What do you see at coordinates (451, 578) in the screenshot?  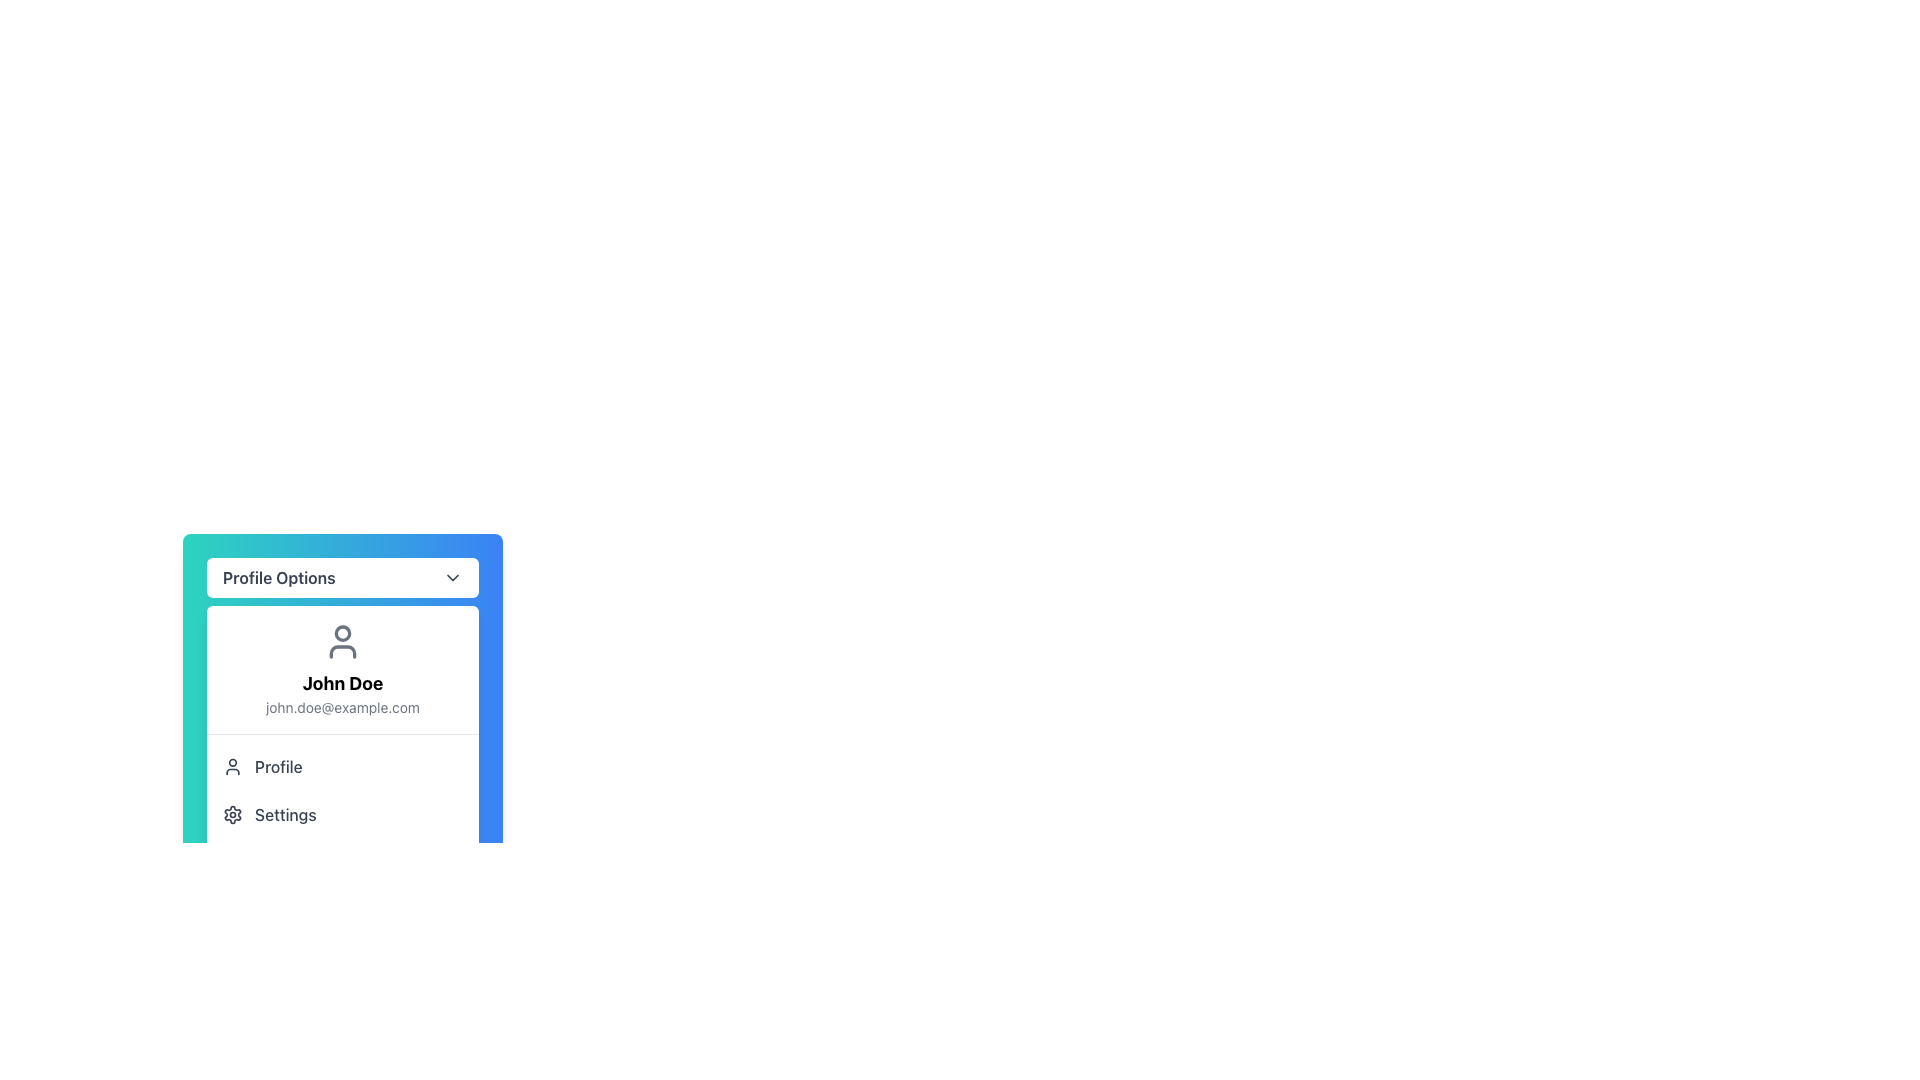 I see `the icon that signifies additional options related to the 'Profile Options' button` at bounding box center [451, 578].